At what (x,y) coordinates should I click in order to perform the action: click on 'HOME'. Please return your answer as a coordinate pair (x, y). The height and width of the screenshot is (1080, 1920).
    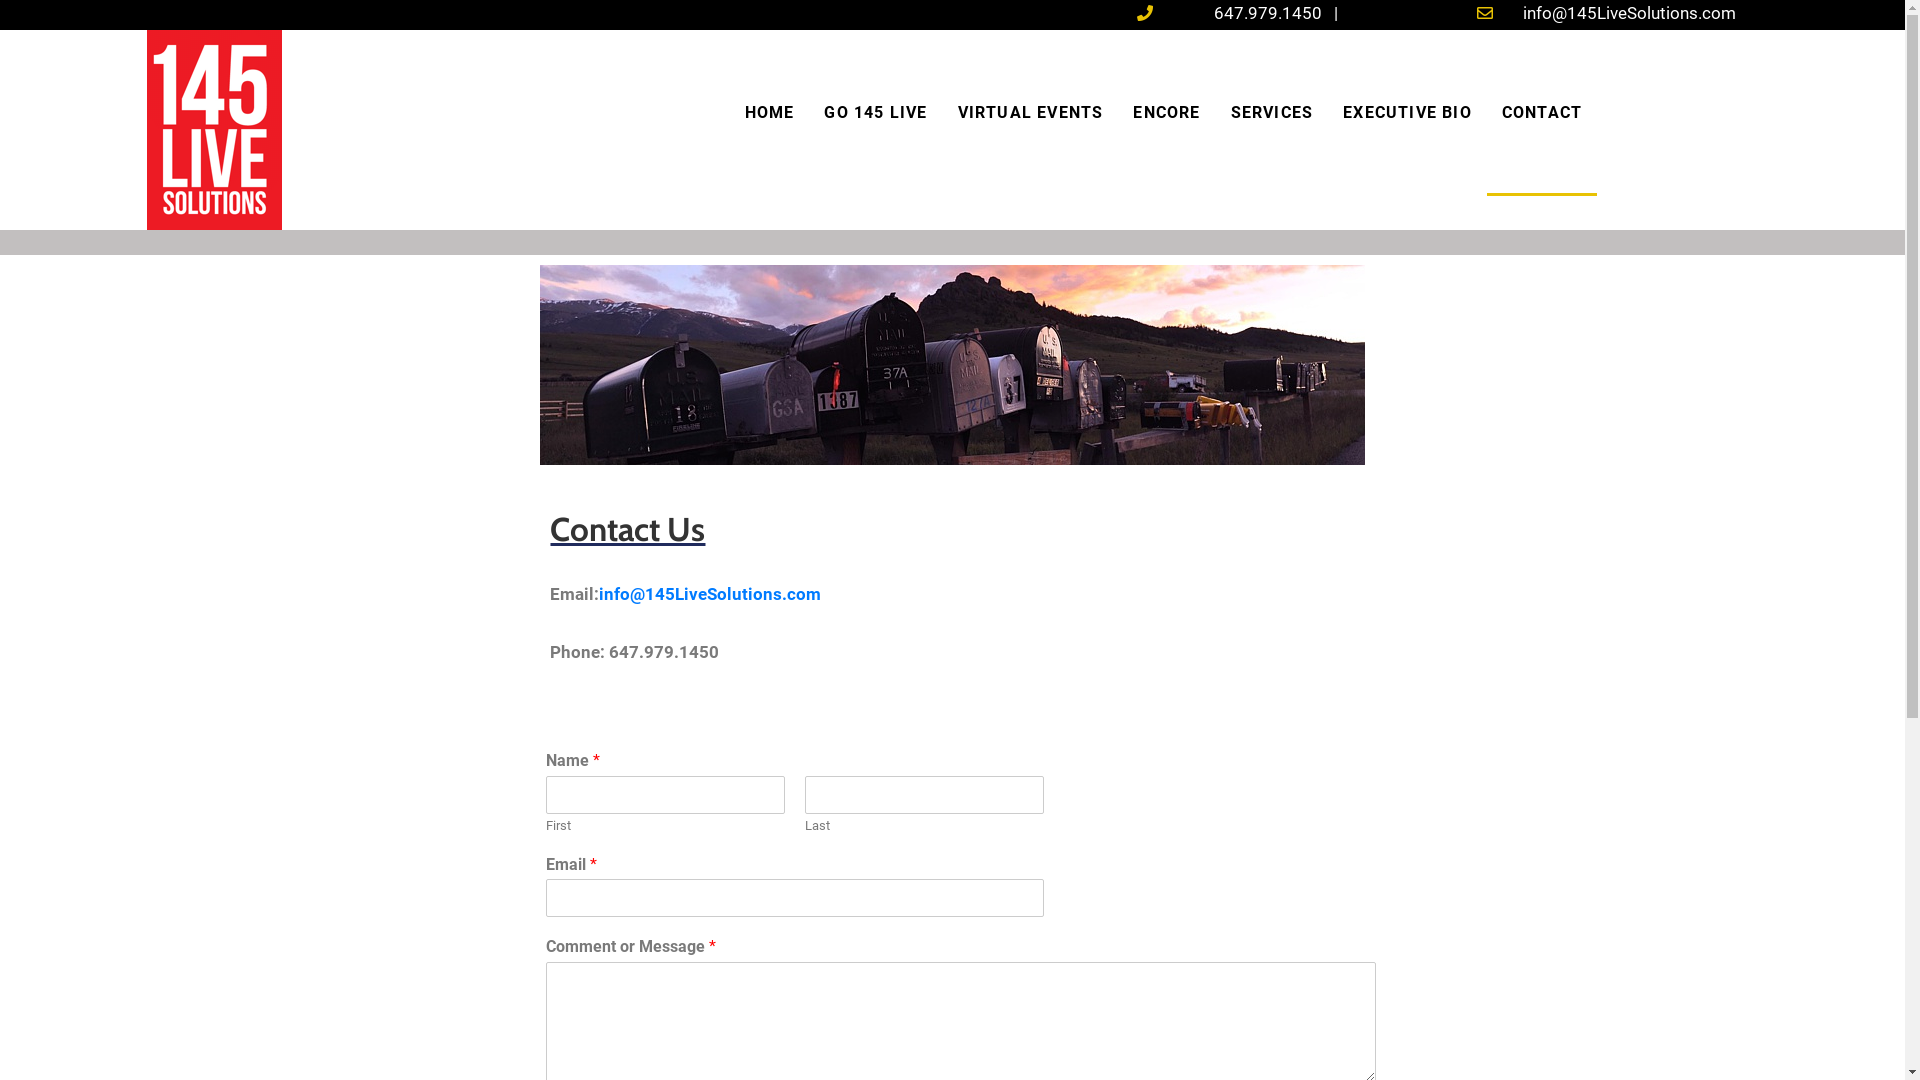
    Looking at the image, I should click on (768, 112).